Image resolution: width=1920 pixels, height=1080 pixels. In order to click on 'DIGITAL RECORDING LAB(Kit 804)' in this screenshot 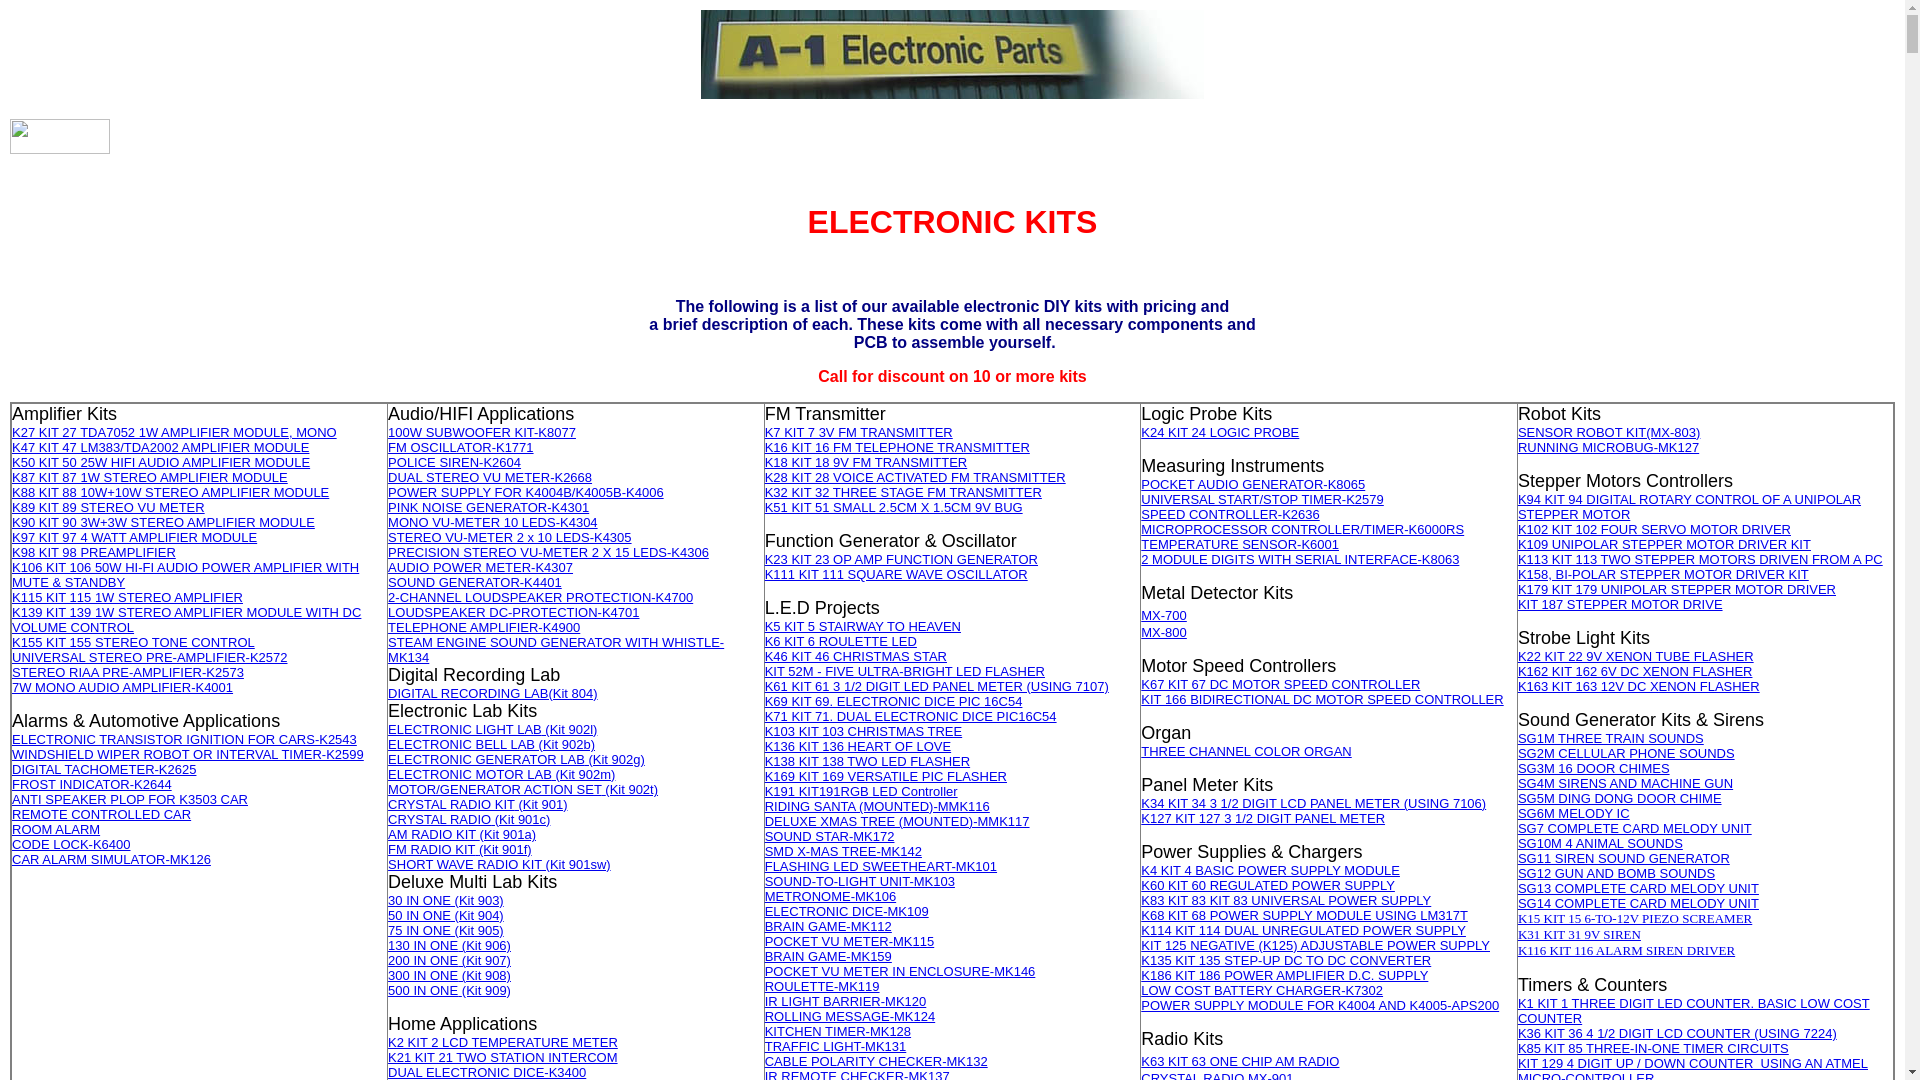, I will do `click(493, 692)`.